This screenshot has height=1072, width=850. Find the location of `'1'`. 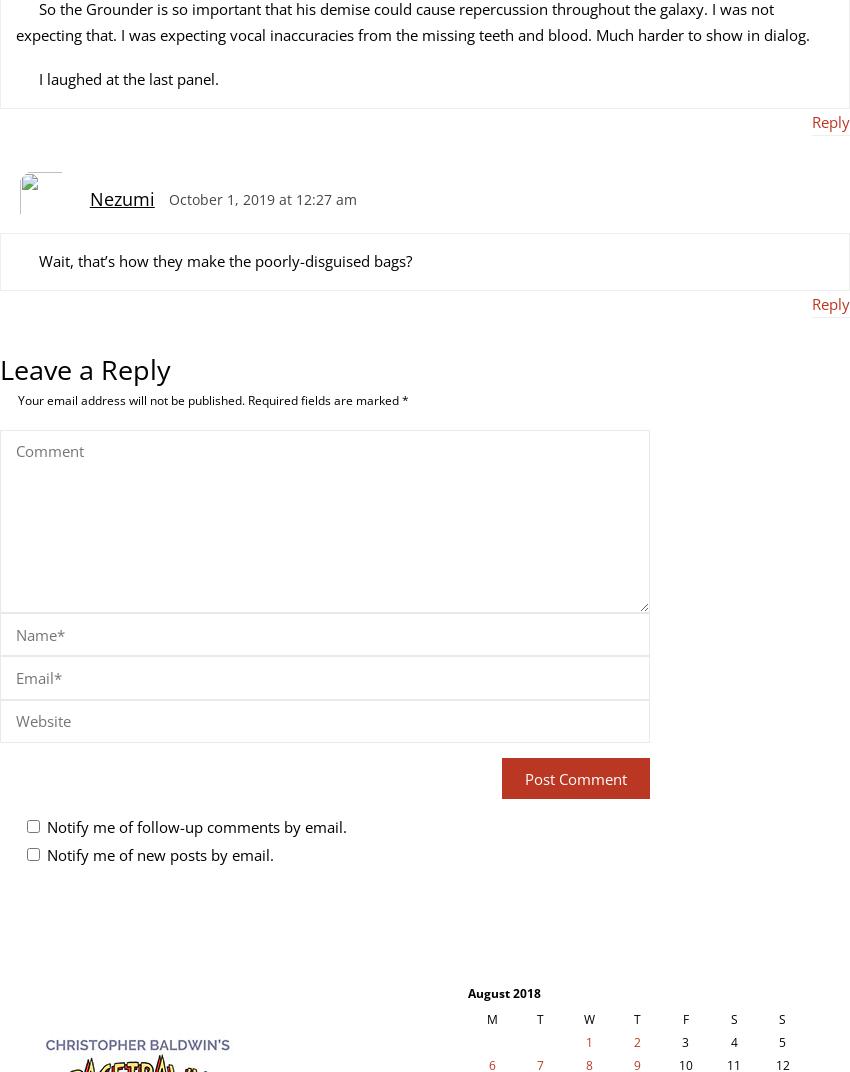

'1' is located at coordinates (584, 1042).